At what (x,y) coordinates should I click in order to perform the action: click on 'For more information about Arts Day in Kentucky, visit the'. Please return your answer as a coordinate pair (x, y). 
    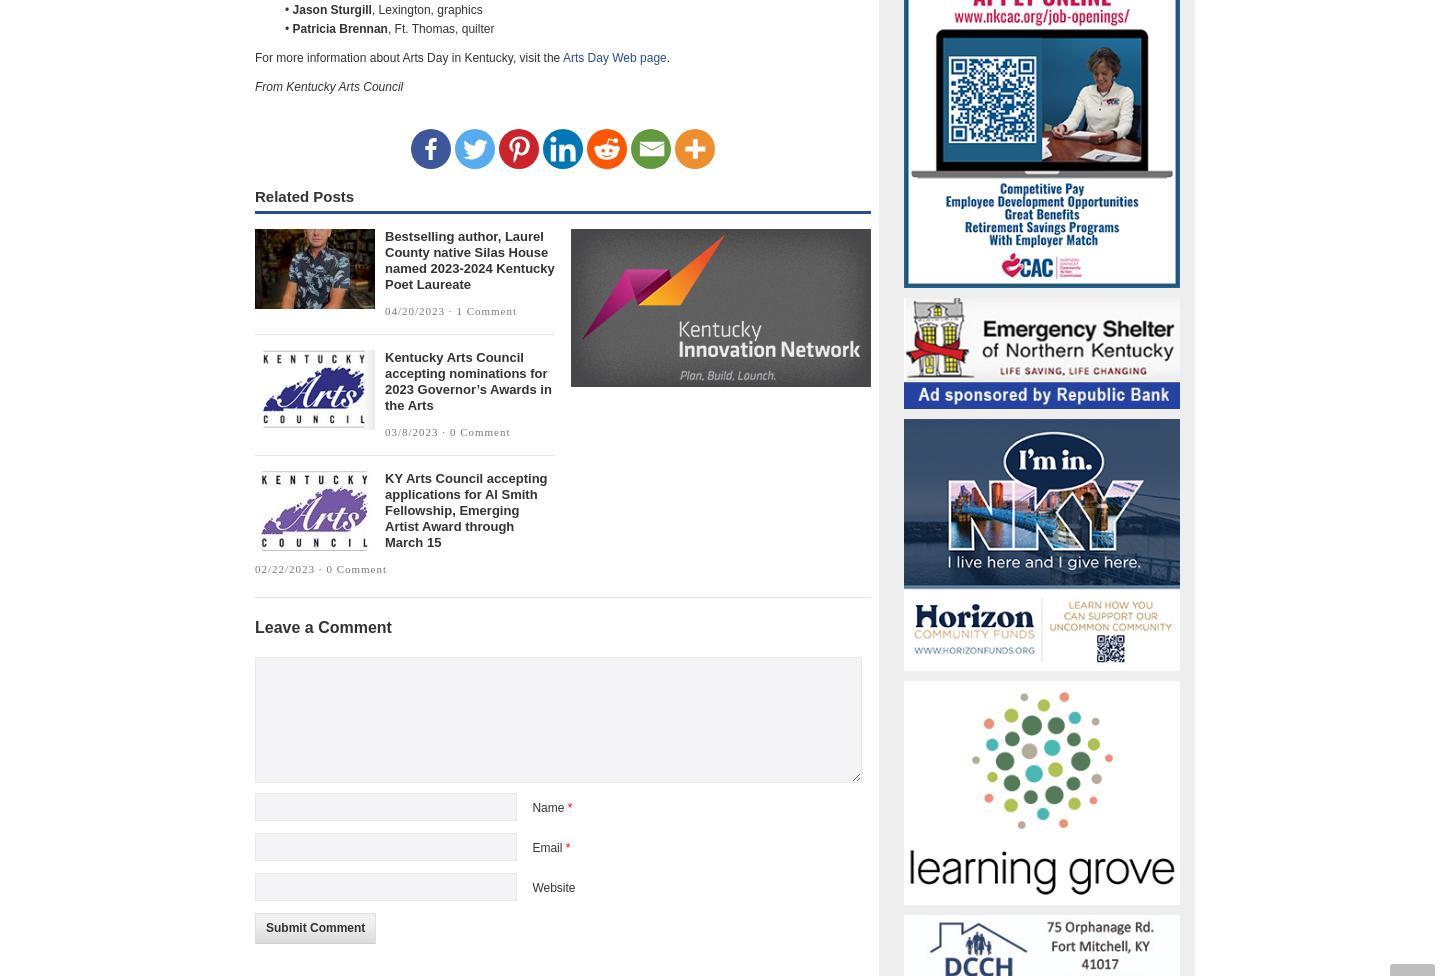
    Looking at the image, I should click on (407, 57).